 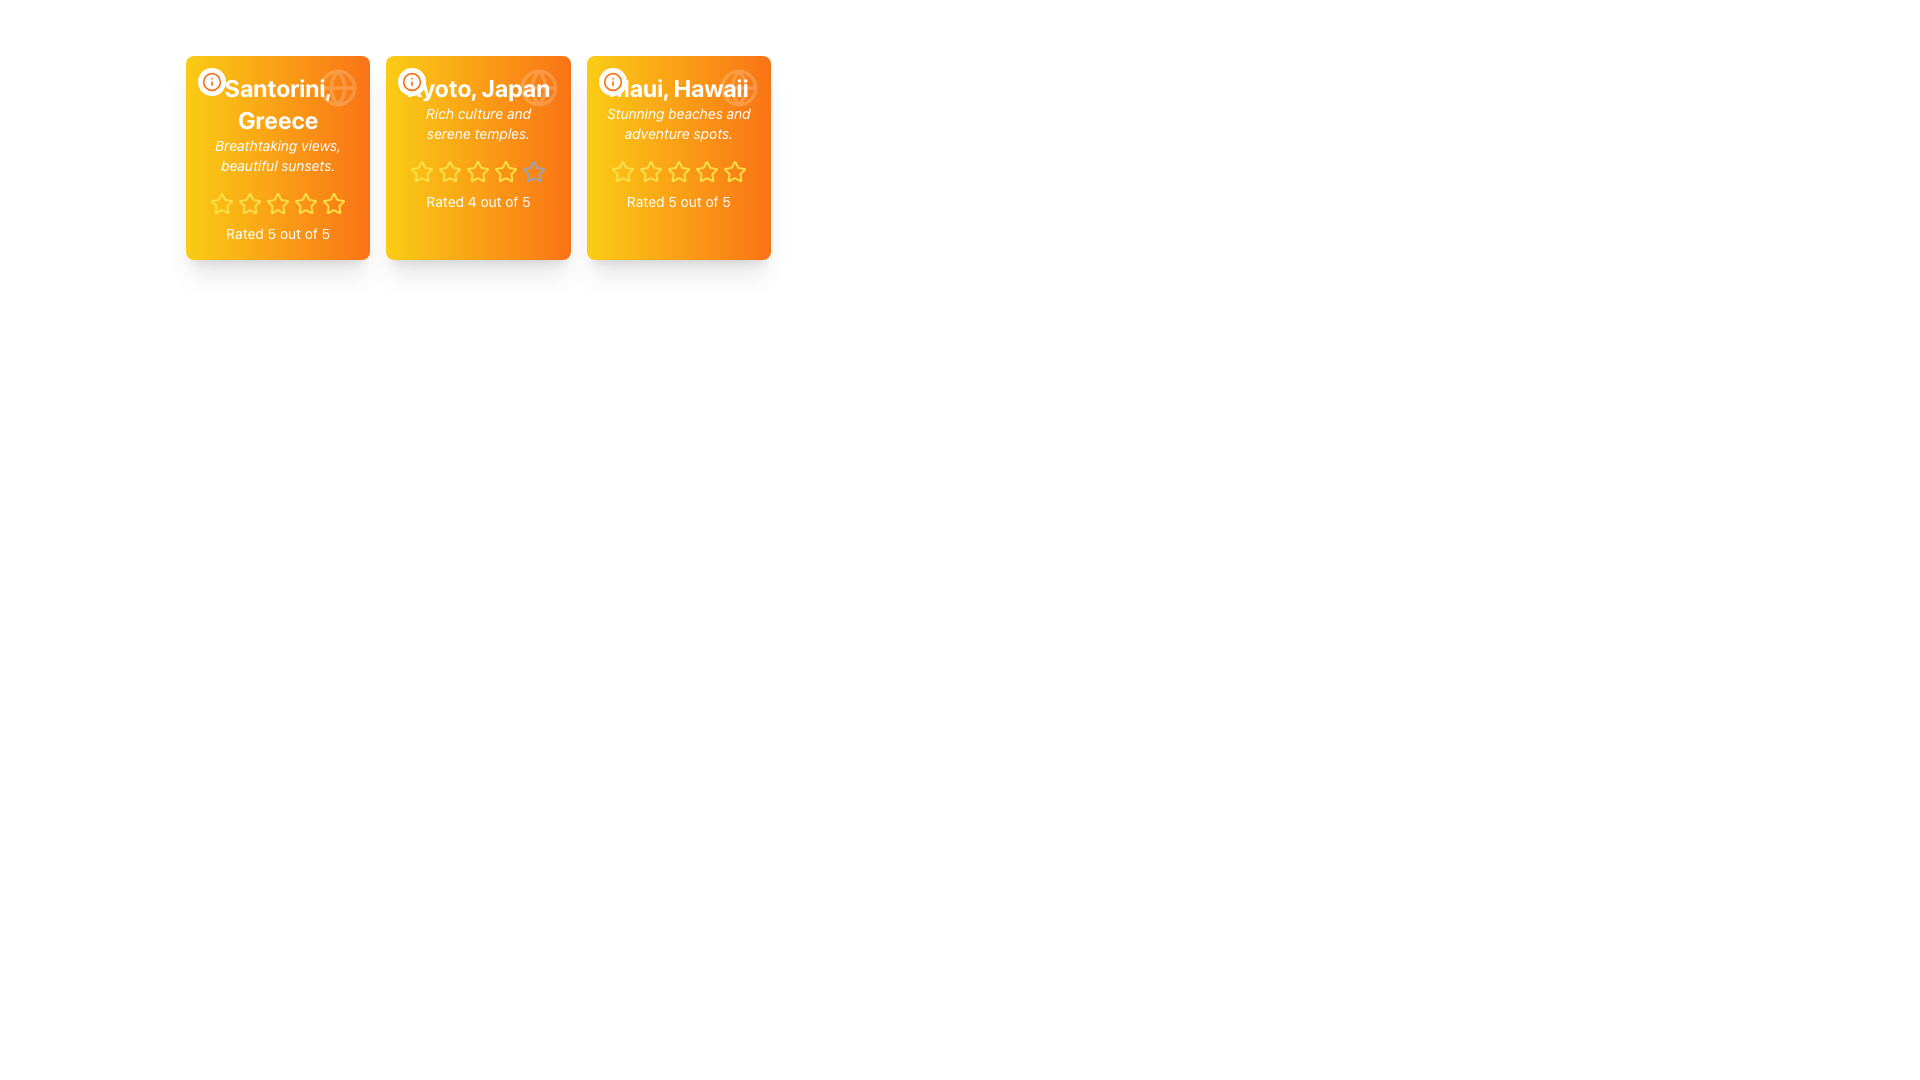 What do you see at coordinates (706, 171) in the screenshot?
I see `the vibrant yellow star icon at the bottom center of the 'Maui, Hawaii' card` at bounding box center [706, 171].